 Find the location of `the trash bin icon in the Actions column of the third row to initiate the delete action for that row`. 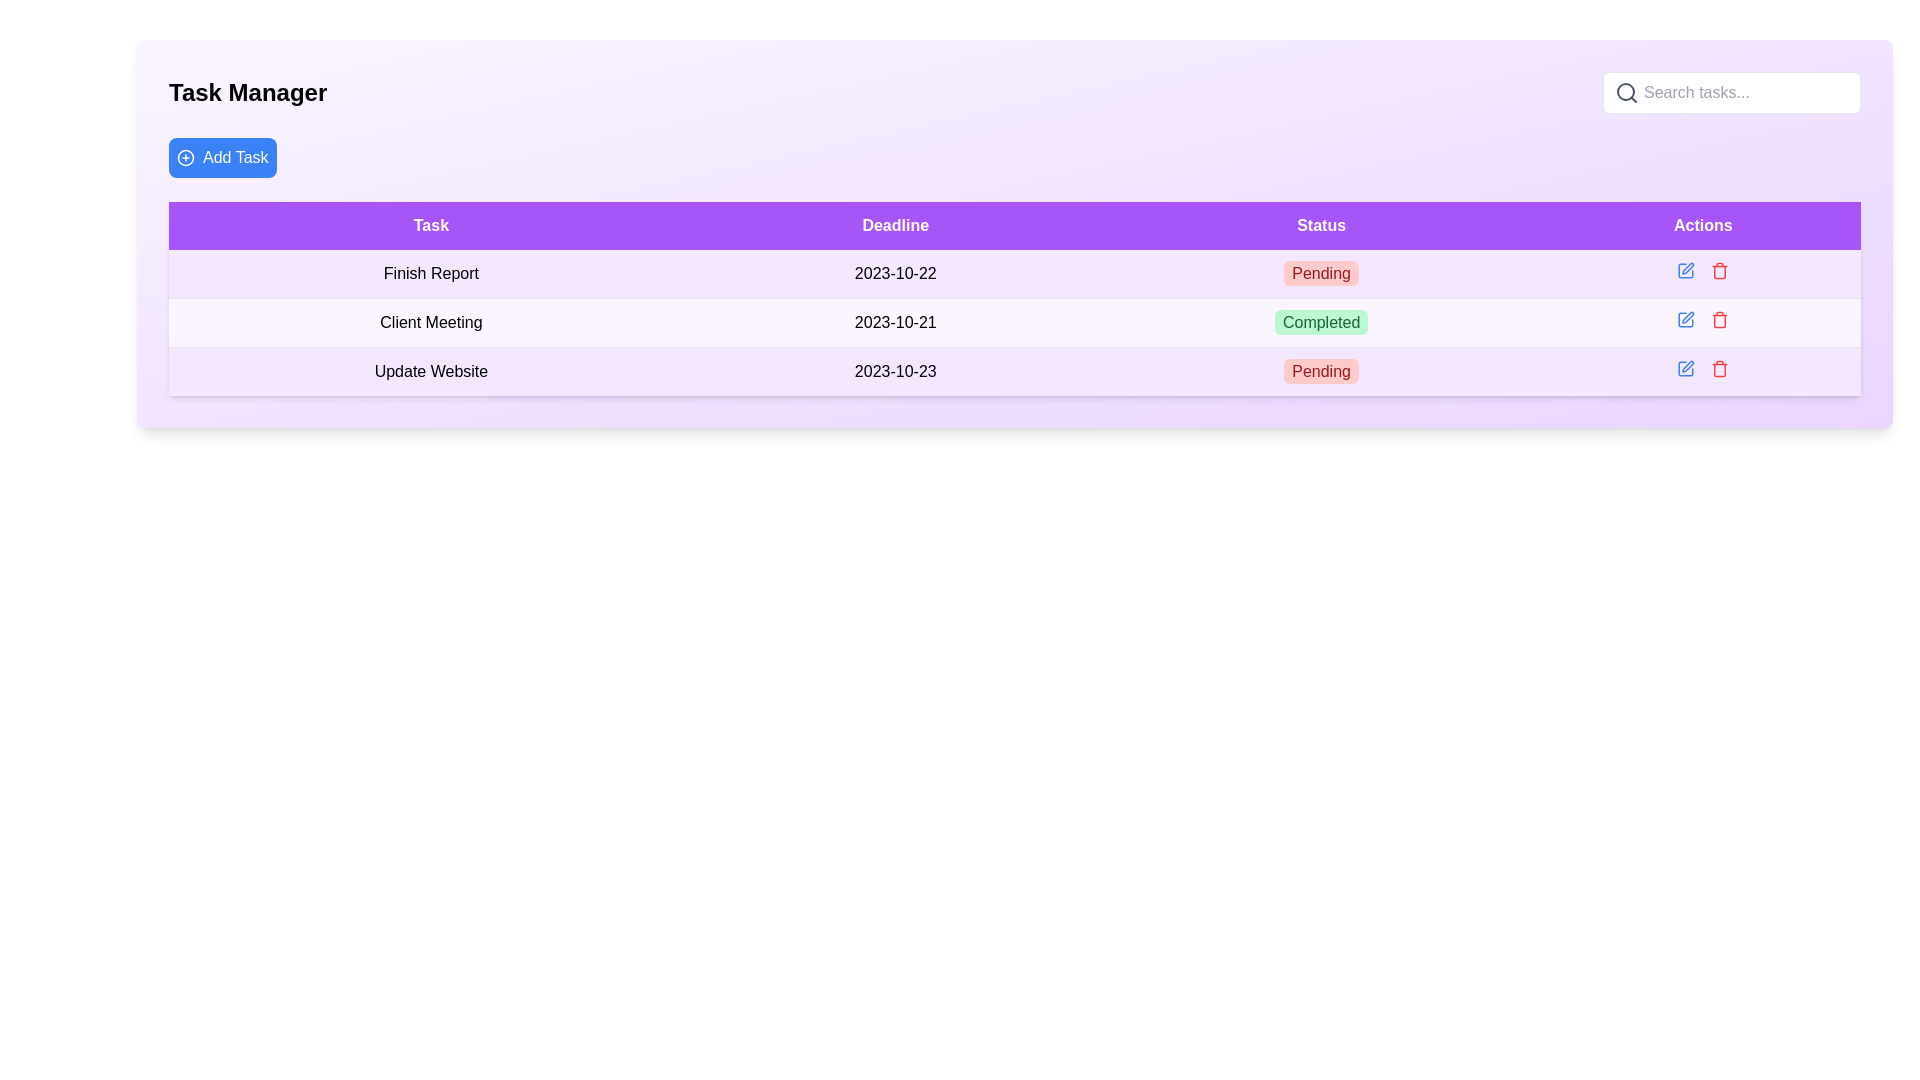

the trash bin icon in the Actions column of the third row to initiate the delete action for that row is located at coordinates (1719, 320).